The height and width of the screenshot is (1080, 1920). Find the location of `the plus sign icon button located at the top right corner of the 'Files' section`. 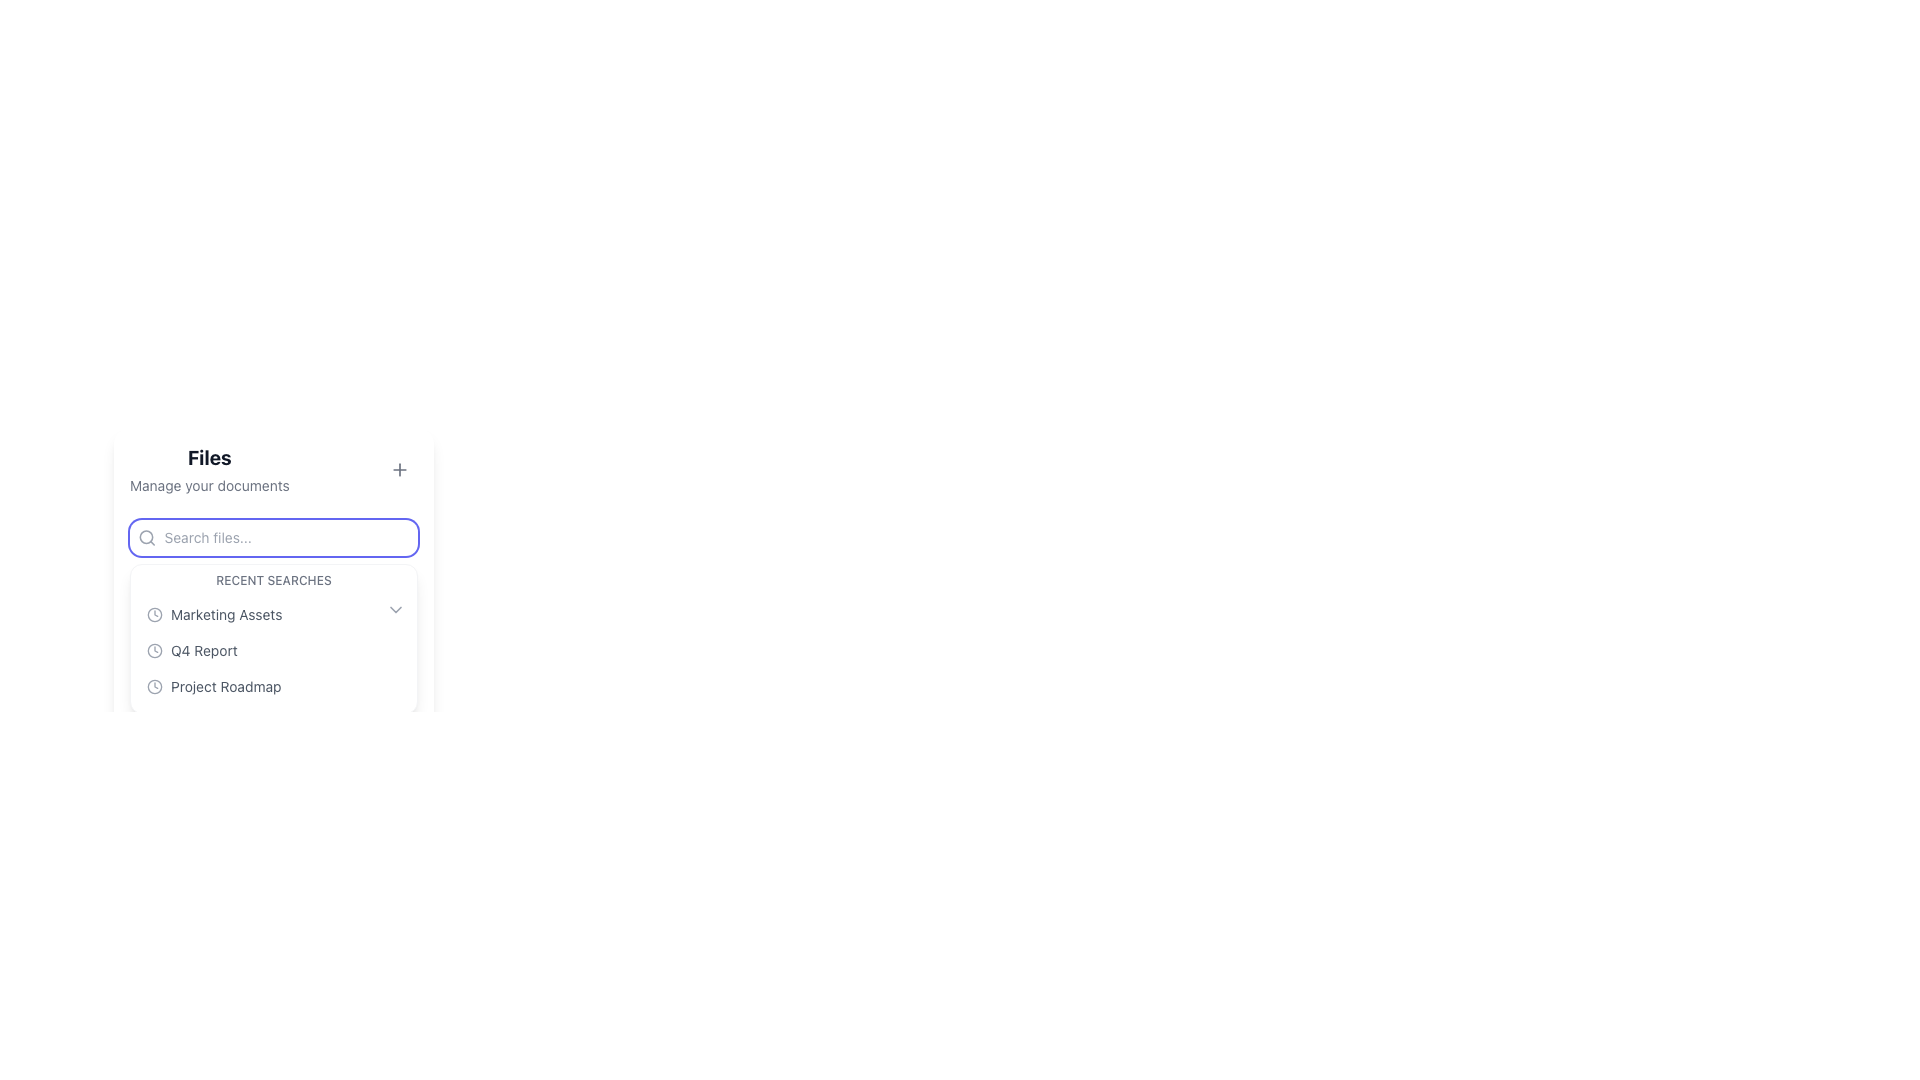

the plus sign icon button located at the top right corner of the 'Files' section is located at coordinates (399, 470).